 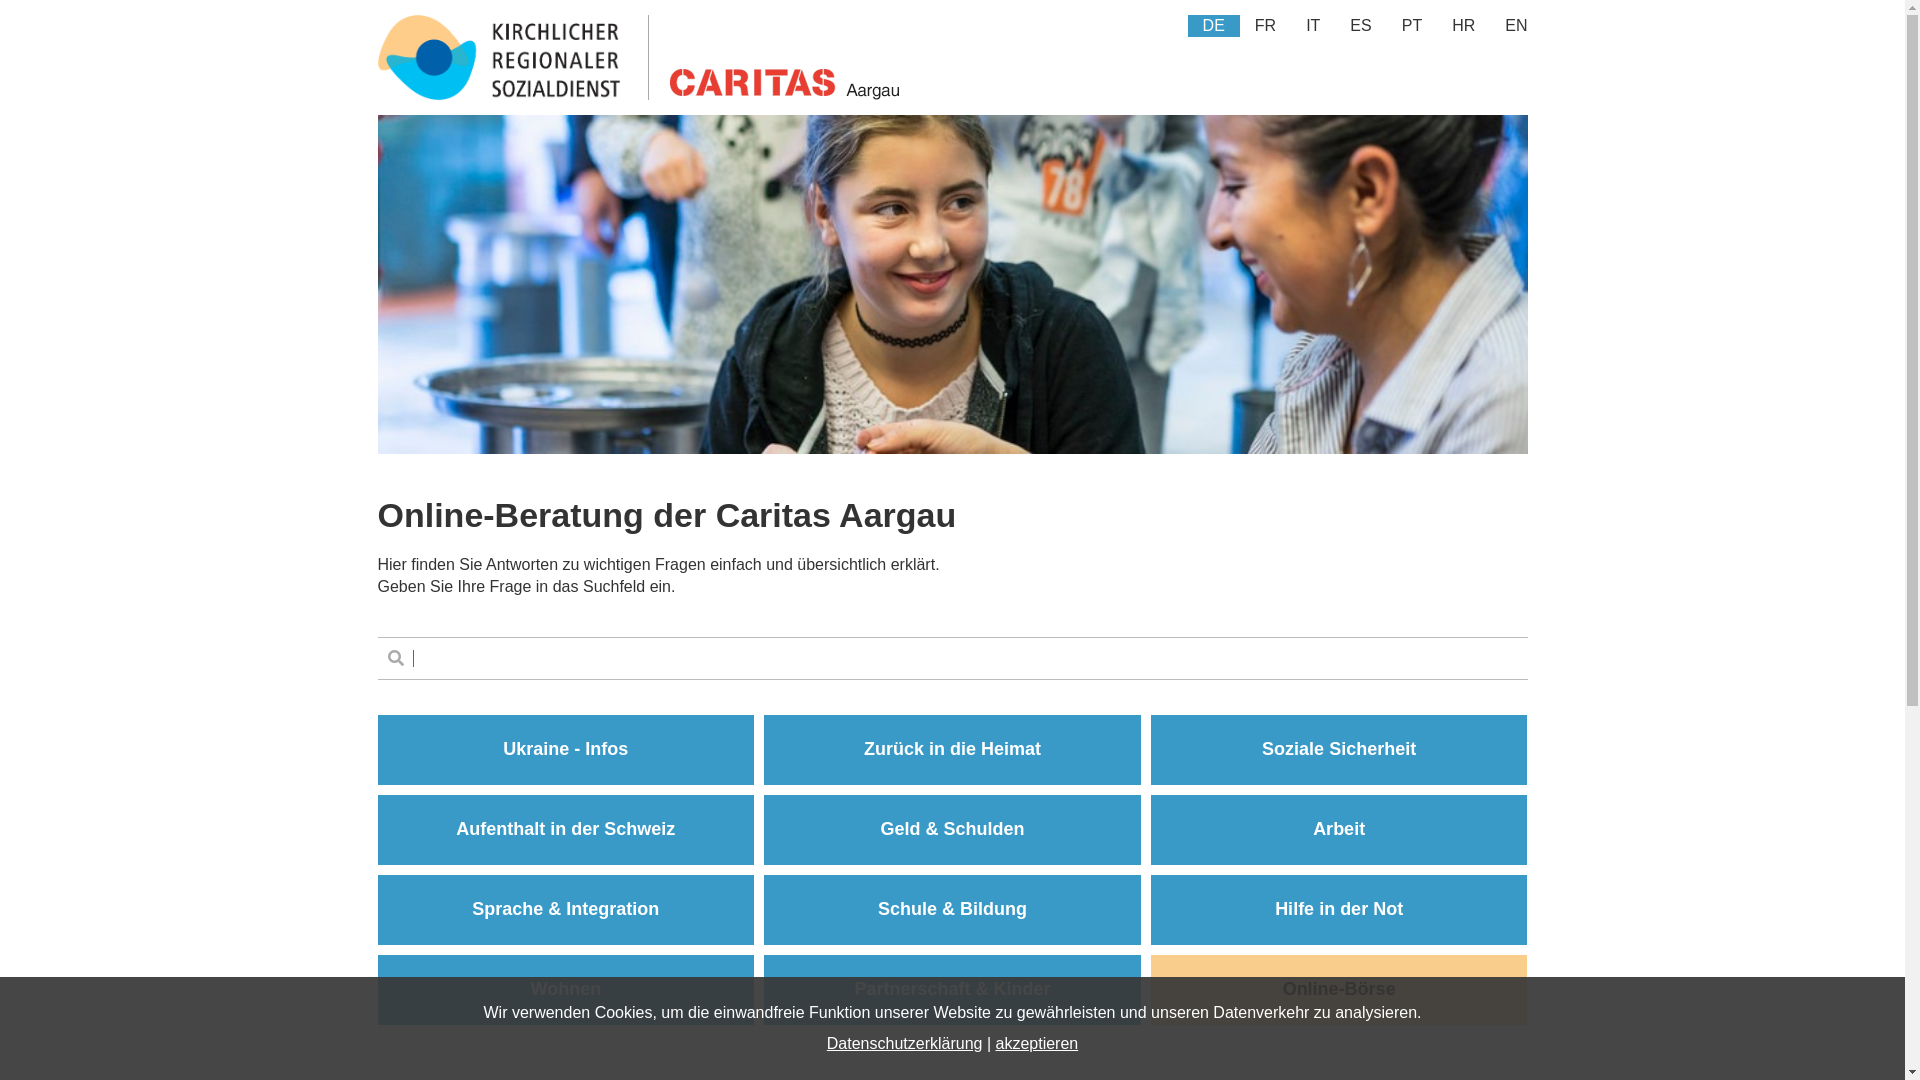 What do you see at coordinates (951, 910) in the screenshot?
I see `'Schule & Bildung'` at bounding box center [951, 910].